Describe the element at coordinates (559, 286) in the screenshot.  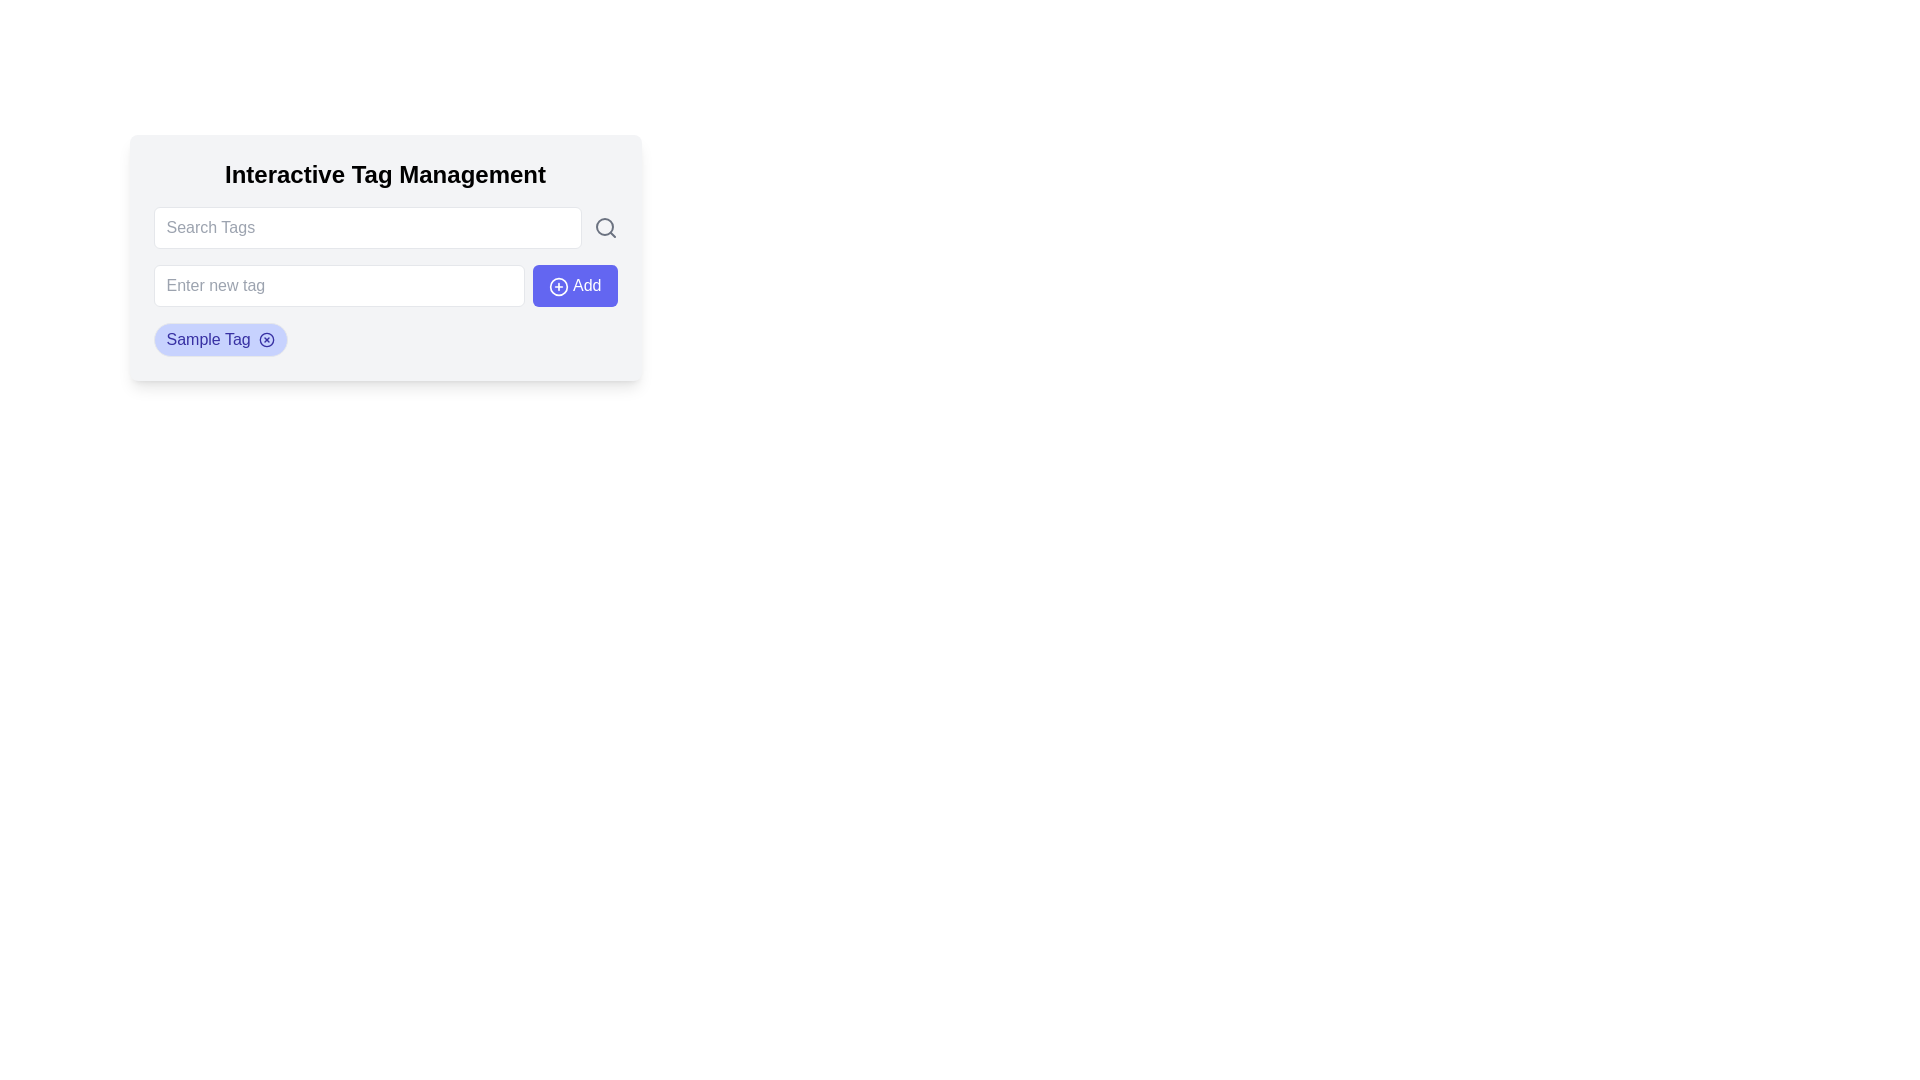
I see `the decorative icon within the 'Add' button` at that location.